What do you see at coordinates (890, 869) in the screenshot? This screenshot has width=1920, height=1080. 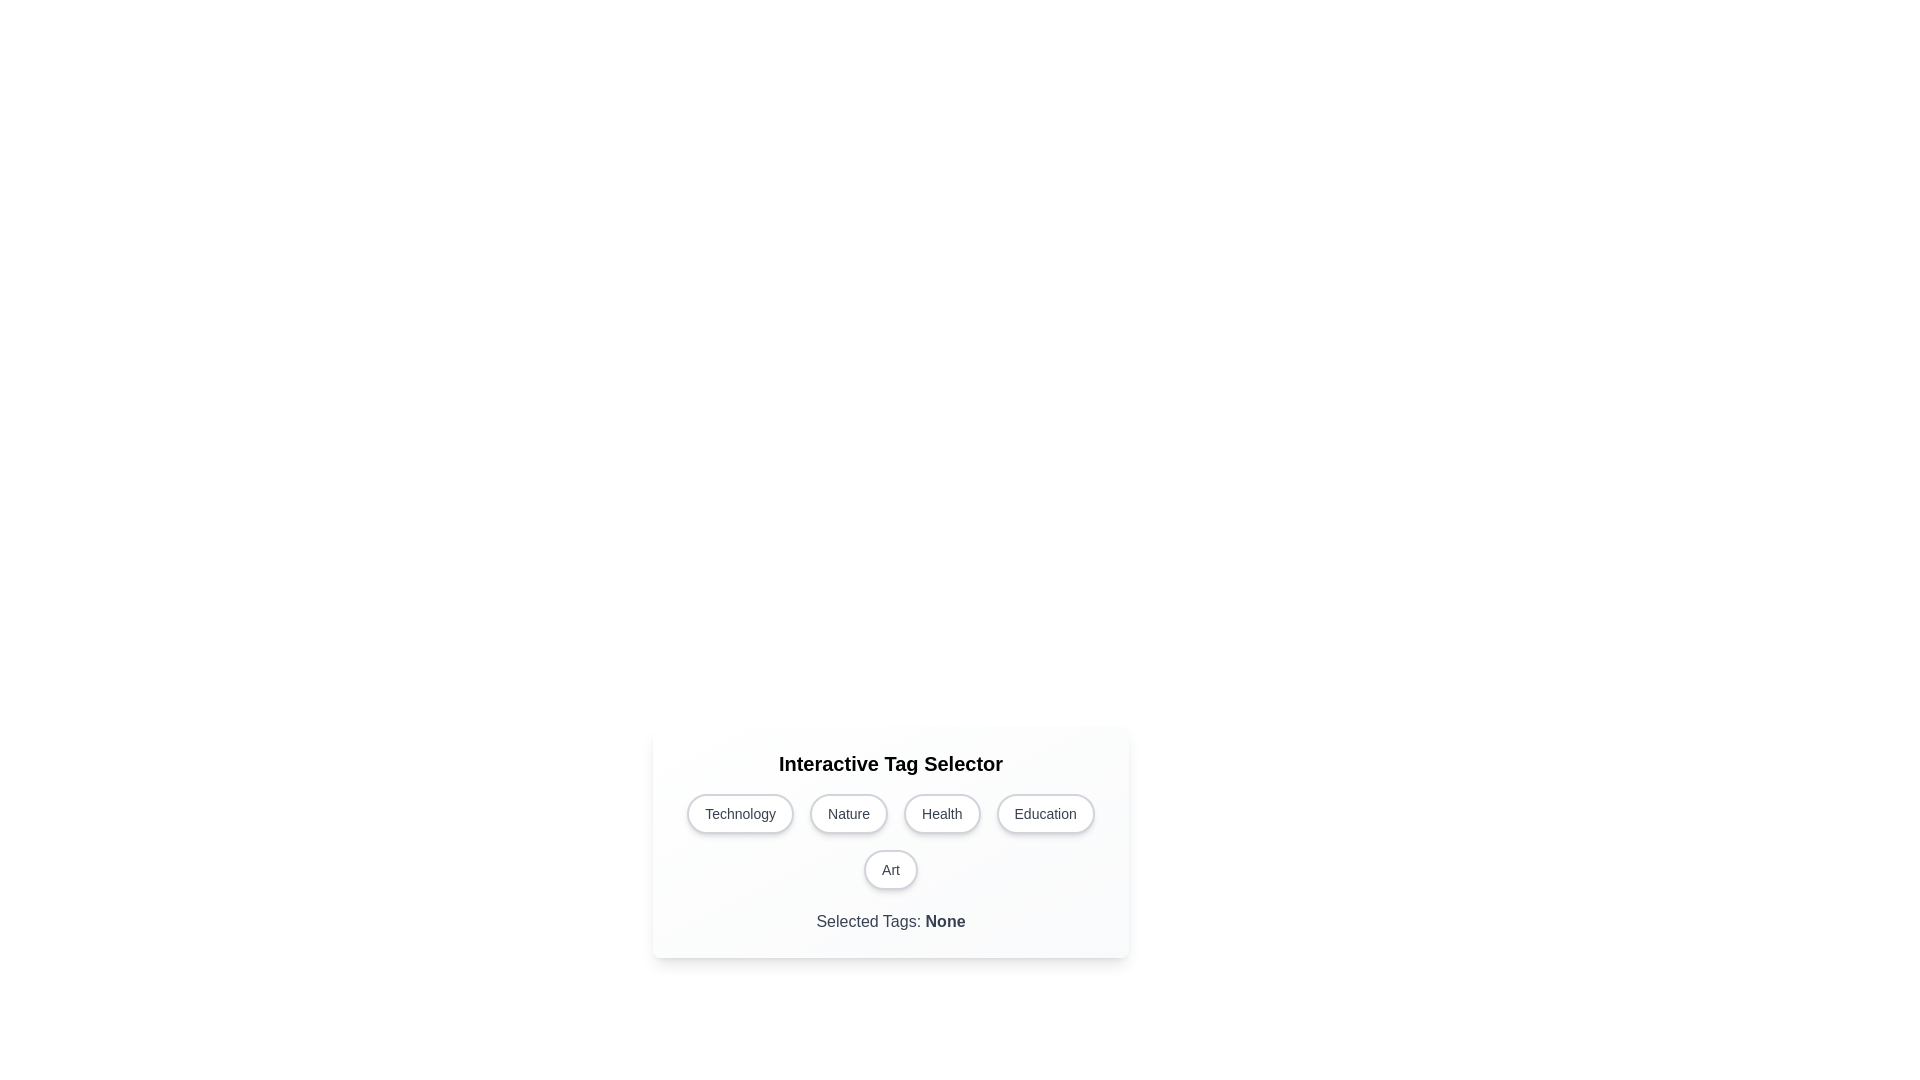 I see `the Art tag to select or deselect it` at bounding box center [890, 869].